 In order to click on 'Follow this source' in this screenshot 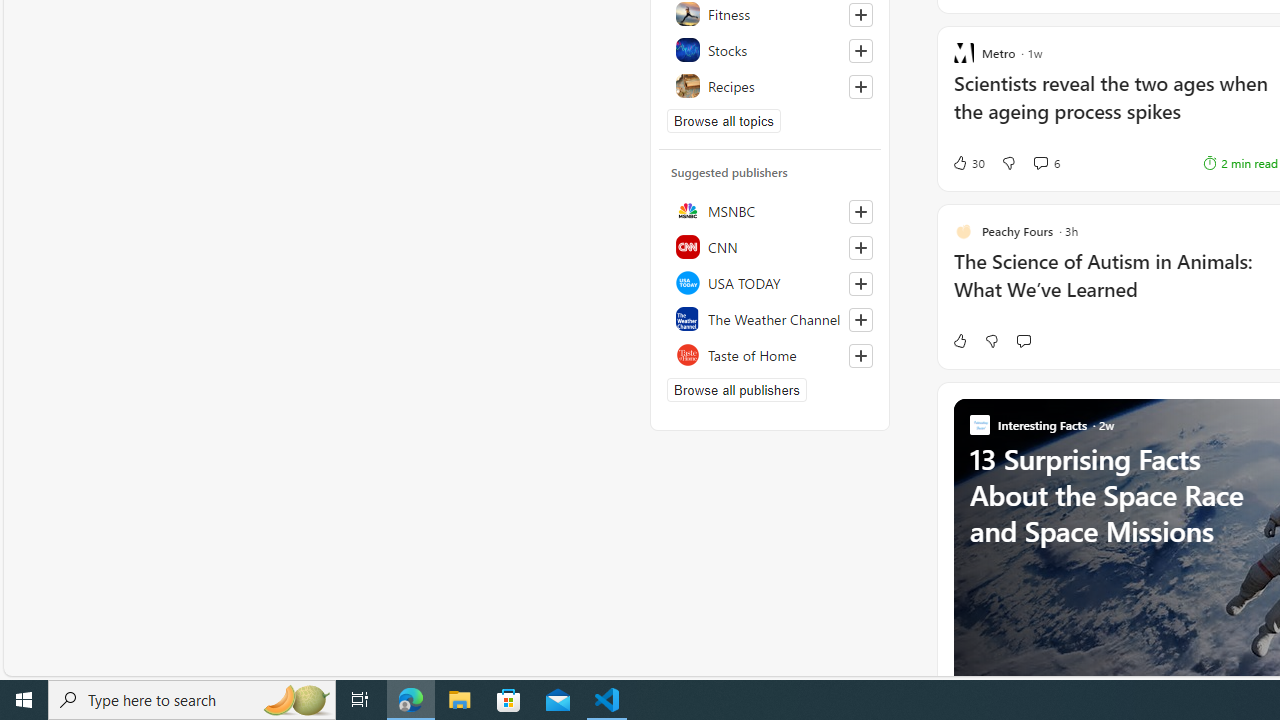, I will do `click(860, 355)`.